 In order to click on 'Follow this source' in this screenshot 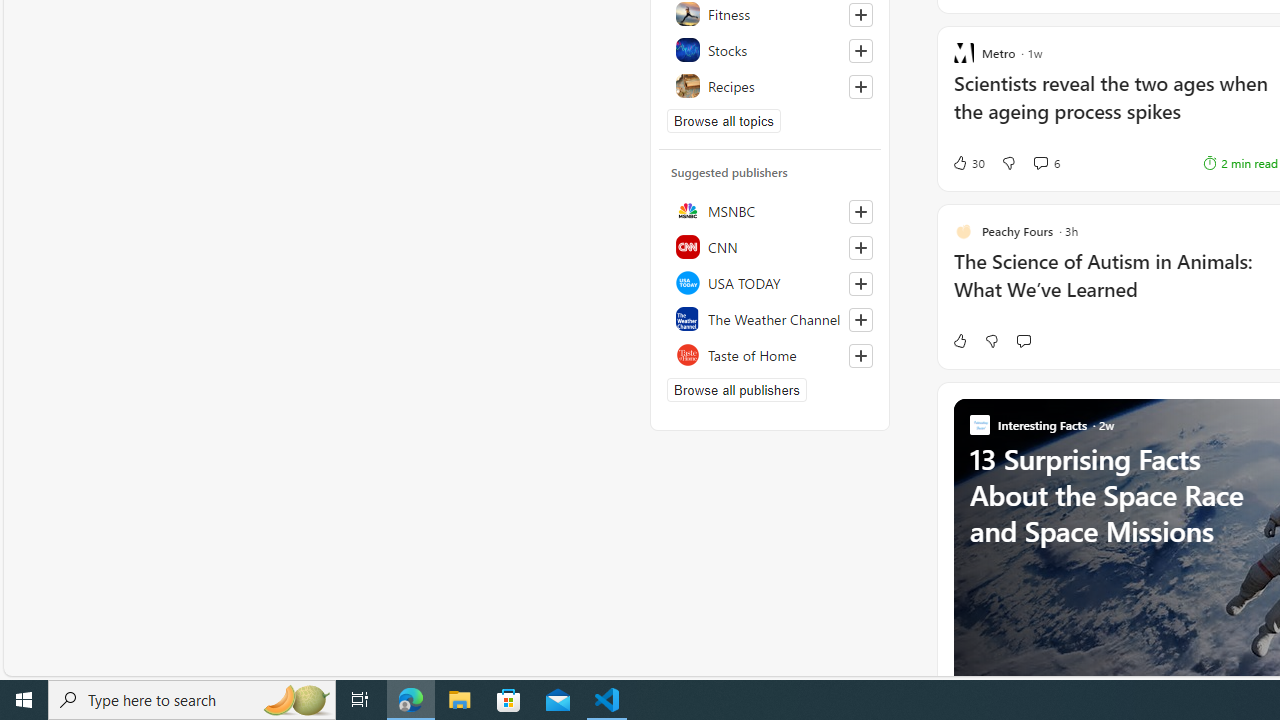, I will do `click(860, 355)`.